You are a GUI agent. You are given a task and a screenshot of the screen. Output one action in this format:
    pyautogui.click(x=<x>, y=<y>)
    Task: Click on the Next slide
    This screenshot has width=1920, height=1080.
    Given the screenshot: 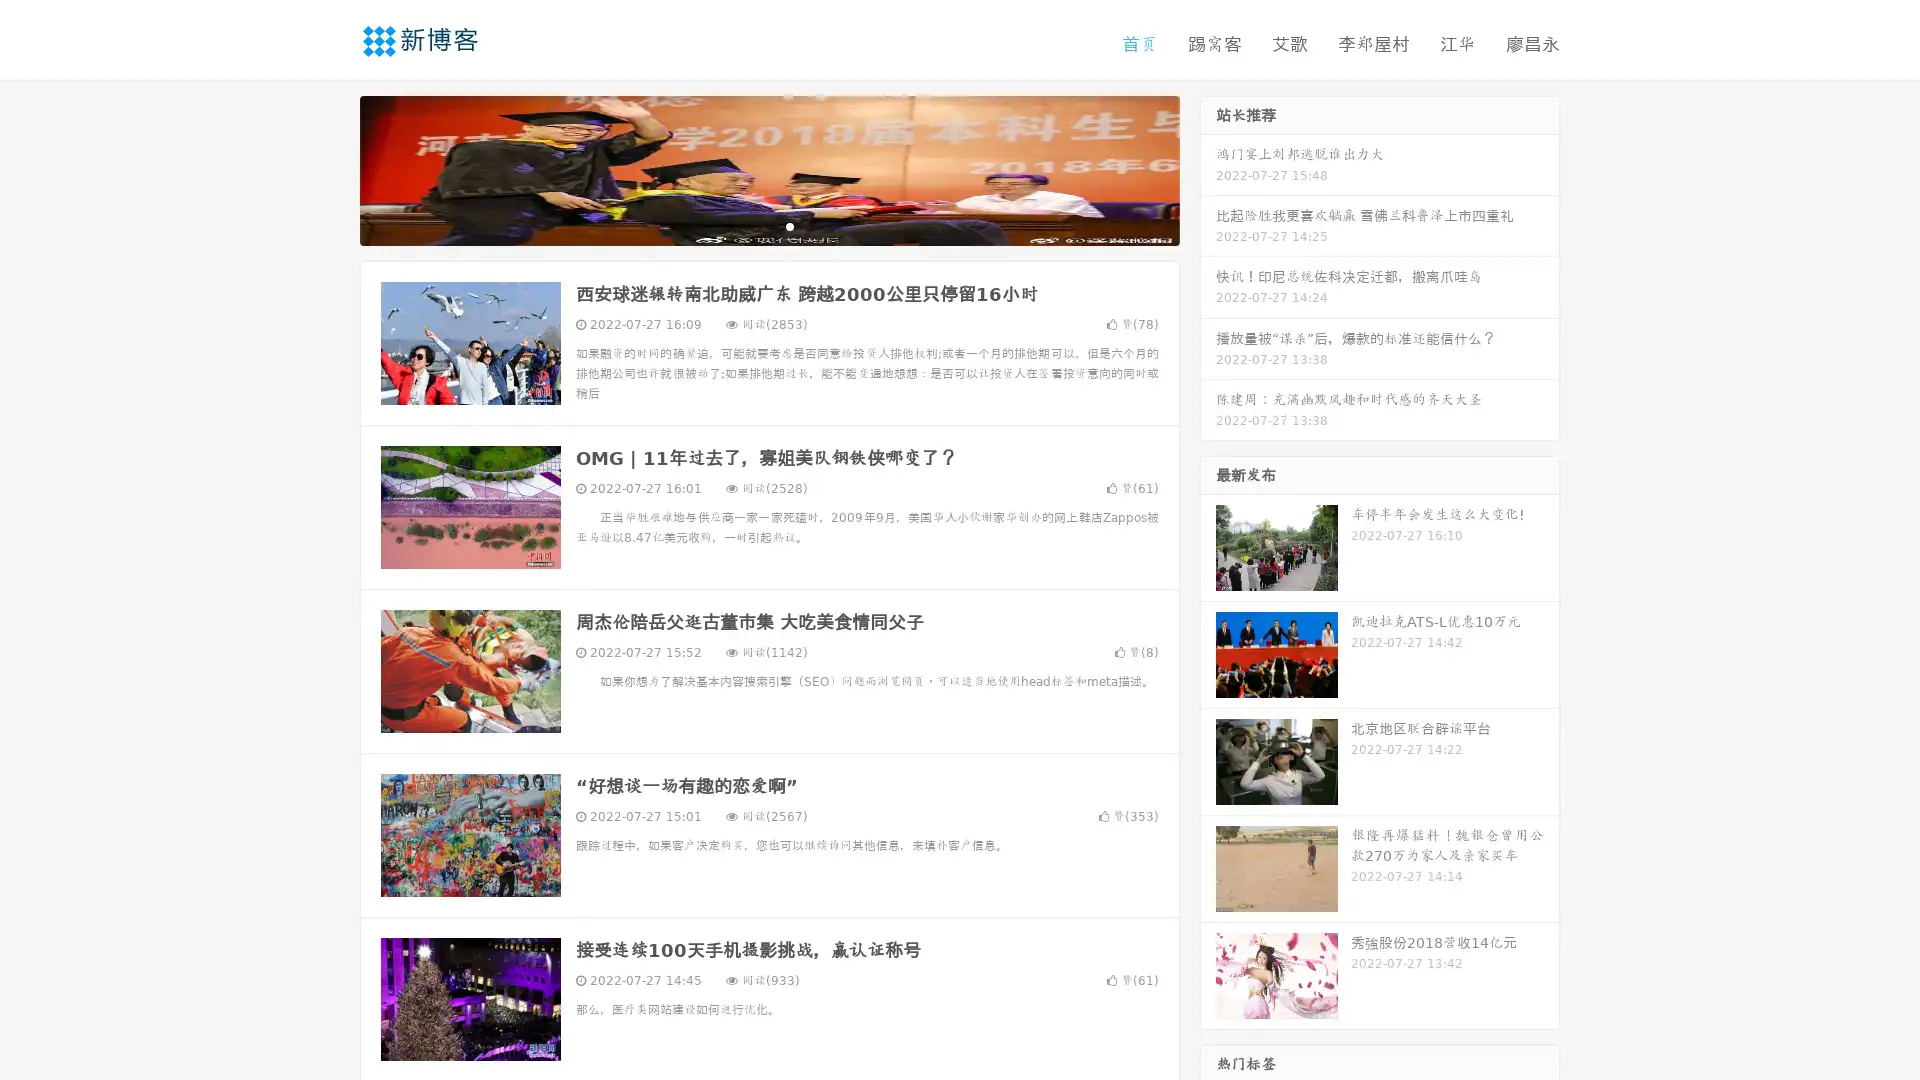 What is the action you would take?
    pyautogui.click(x=1208, y=168)
    